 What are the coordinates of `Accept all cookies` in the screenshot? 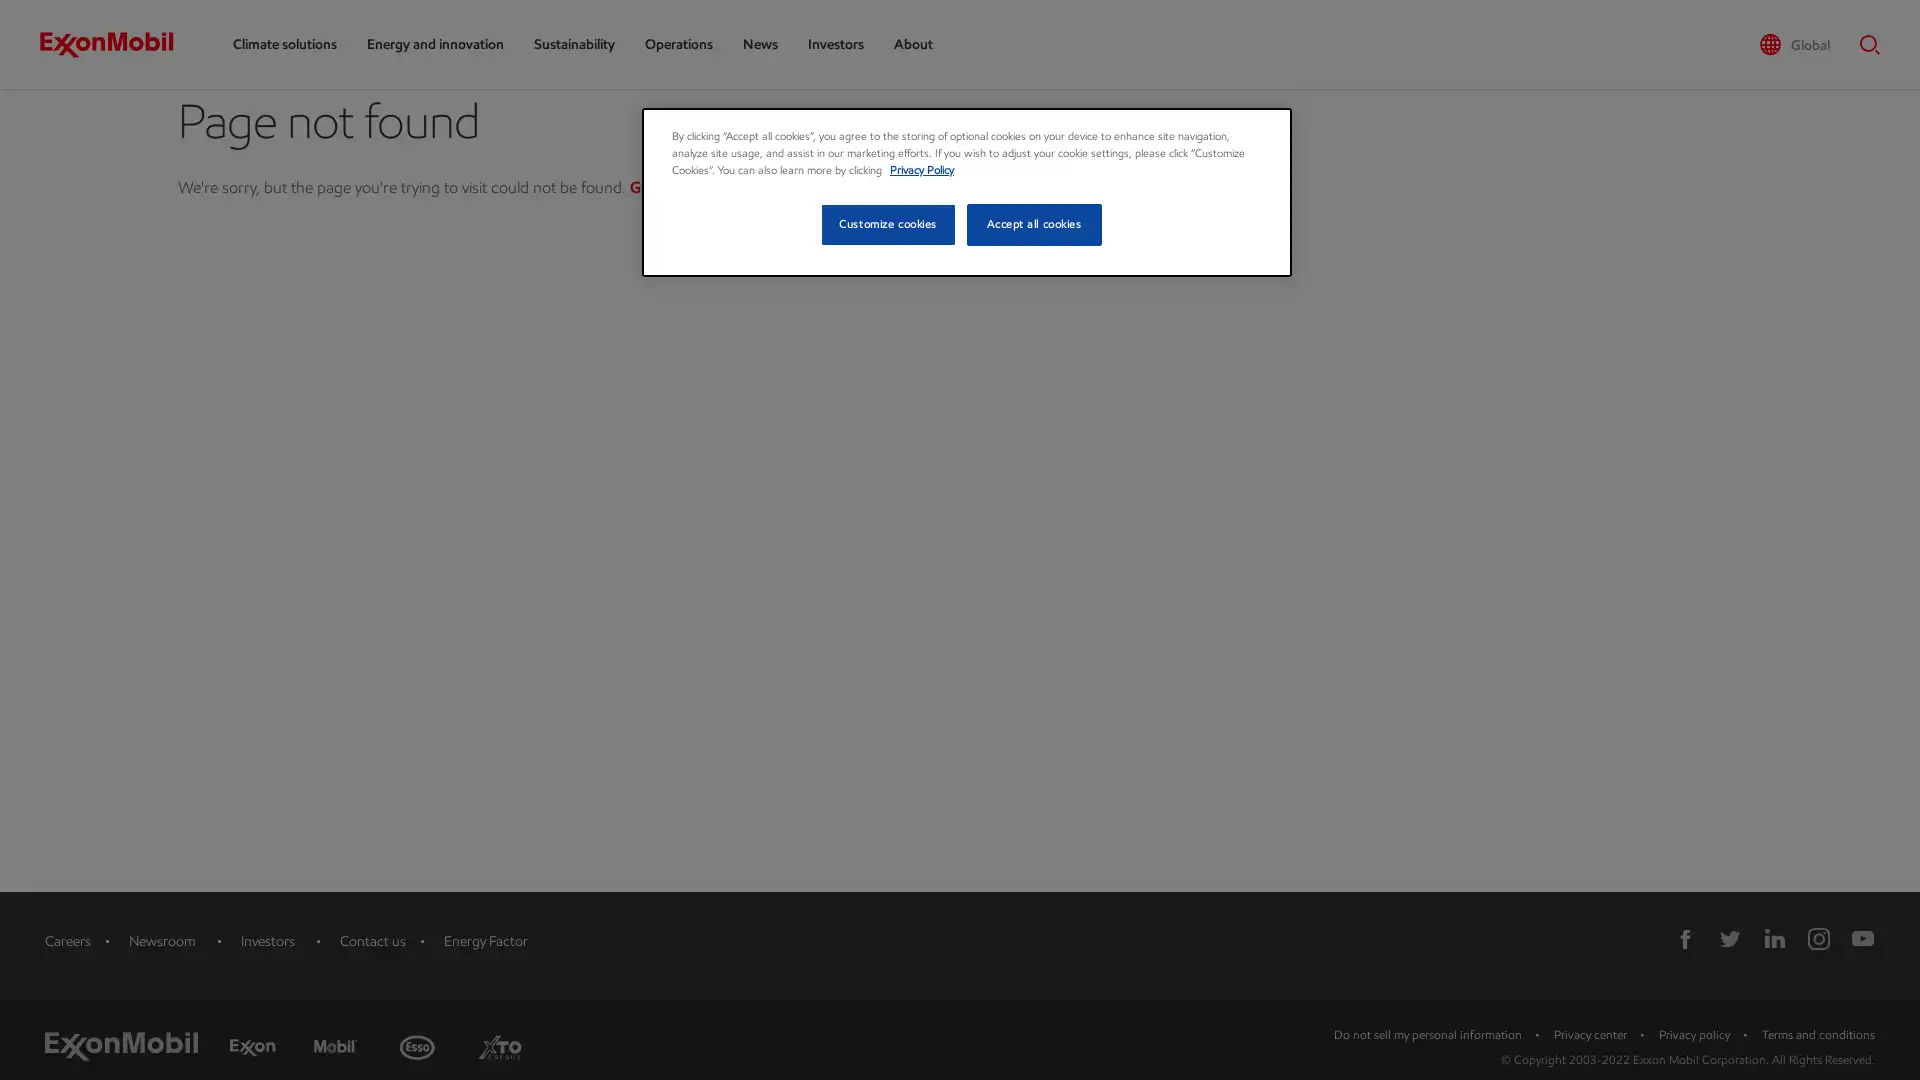 It's located at (1034, 224).